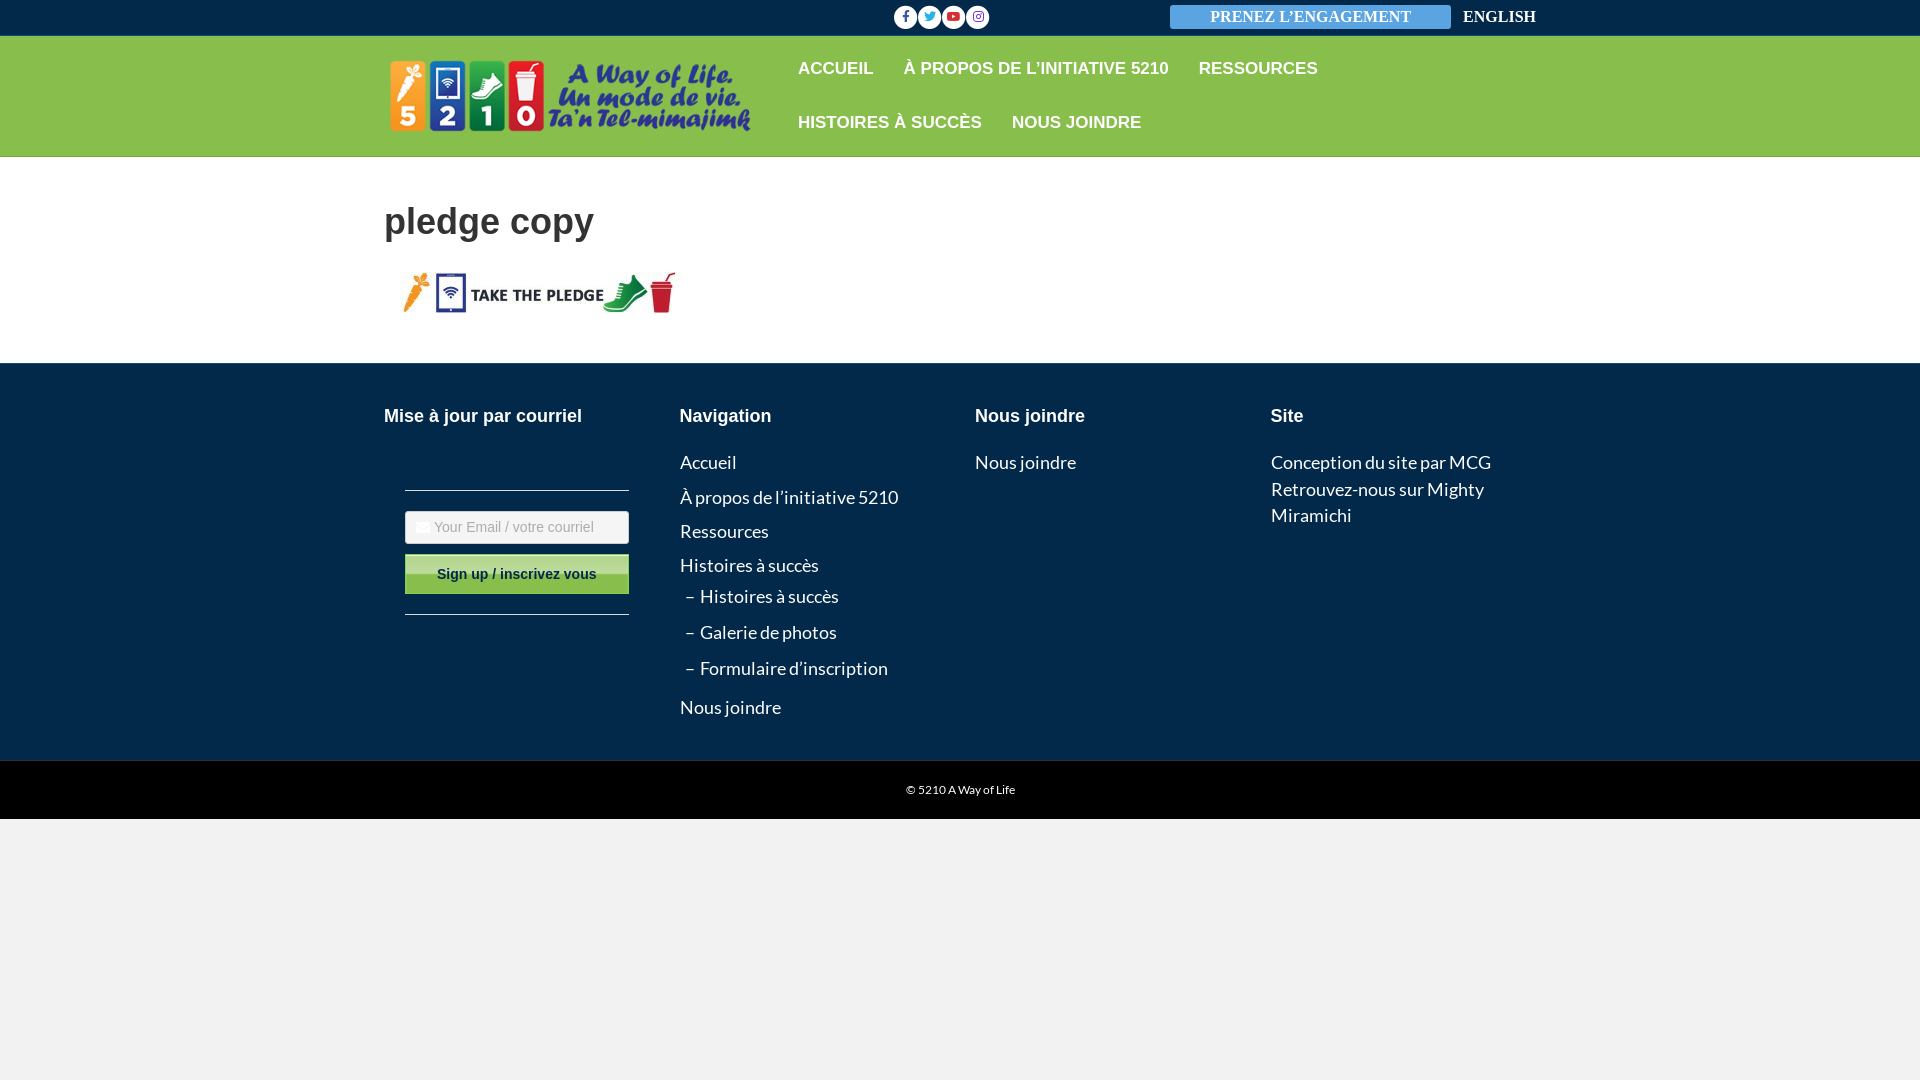 This screenshot has height=1080, width=1920. I want to click on 'Instagram', so click(965, 16).